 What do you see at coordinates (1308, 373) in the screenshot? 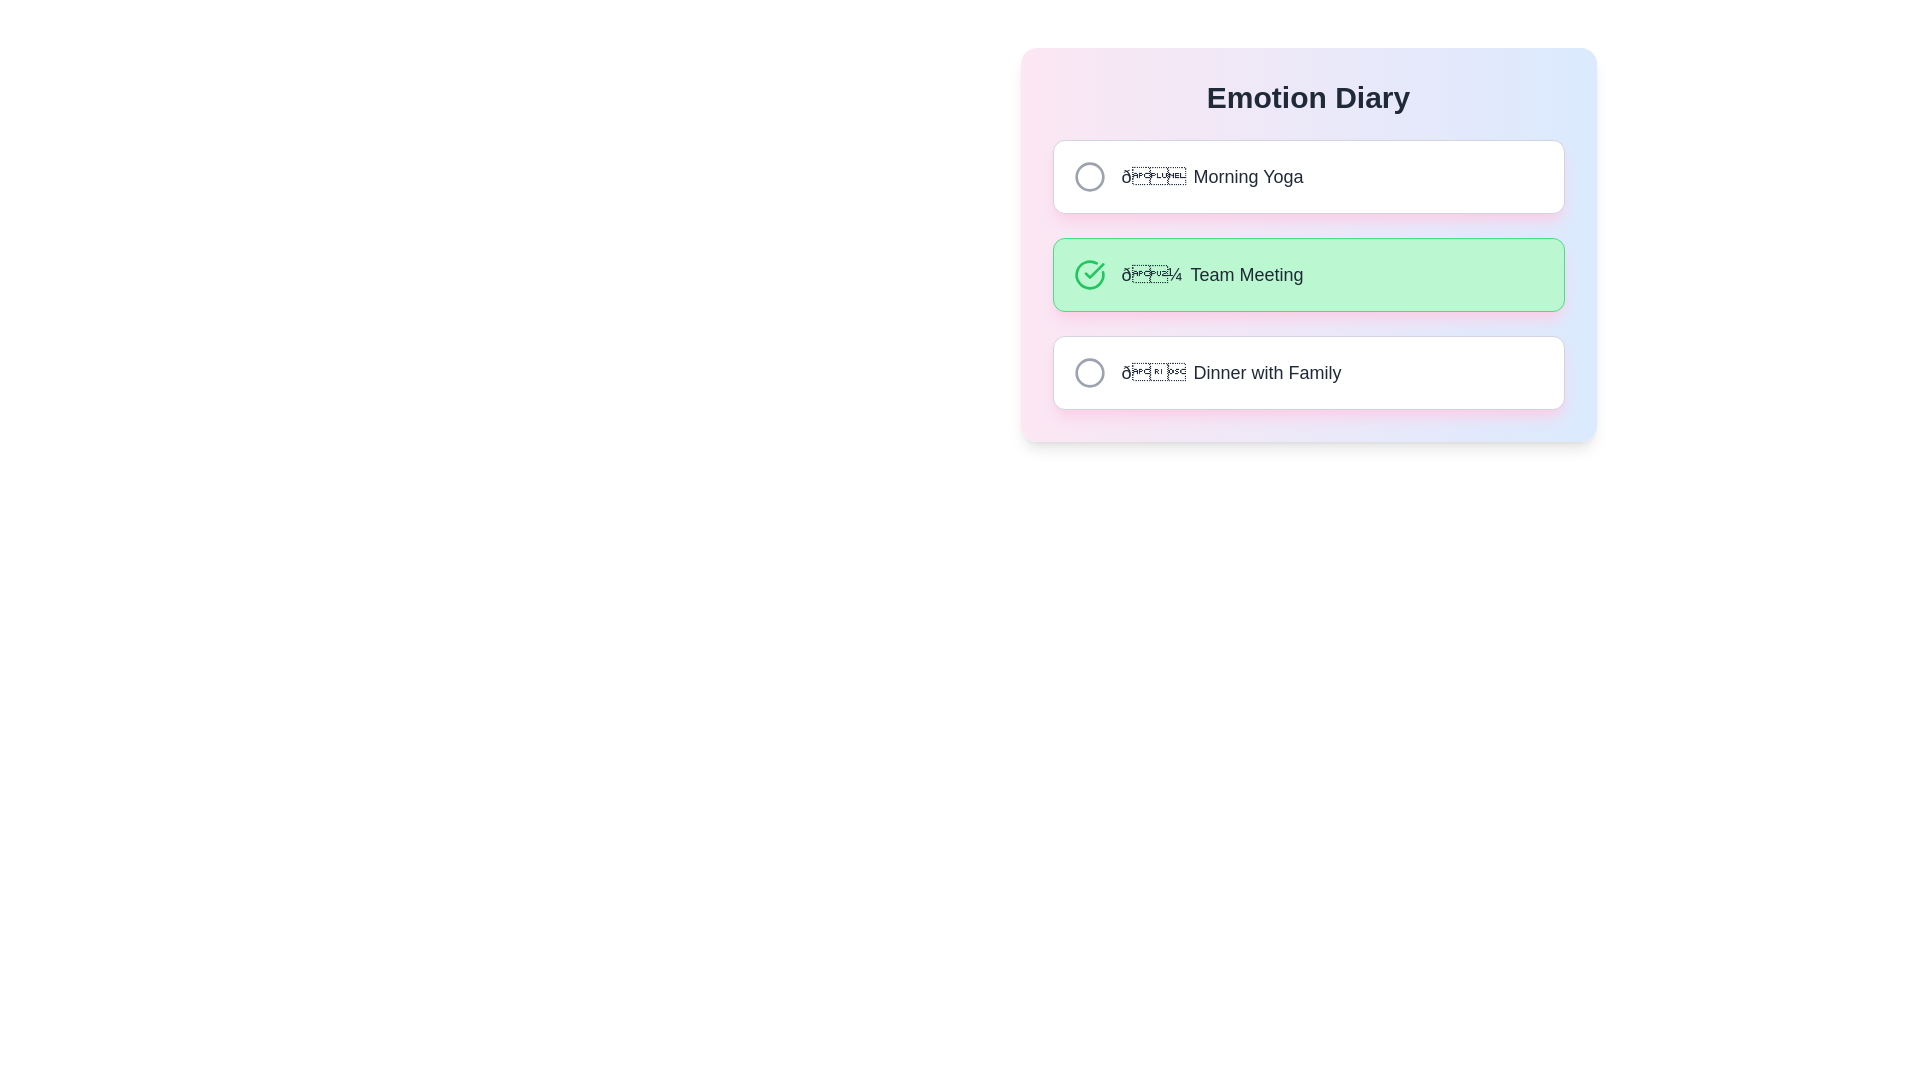
I see `the entry corresponding to Dinner with Family` at bounding box center [1308, 373].